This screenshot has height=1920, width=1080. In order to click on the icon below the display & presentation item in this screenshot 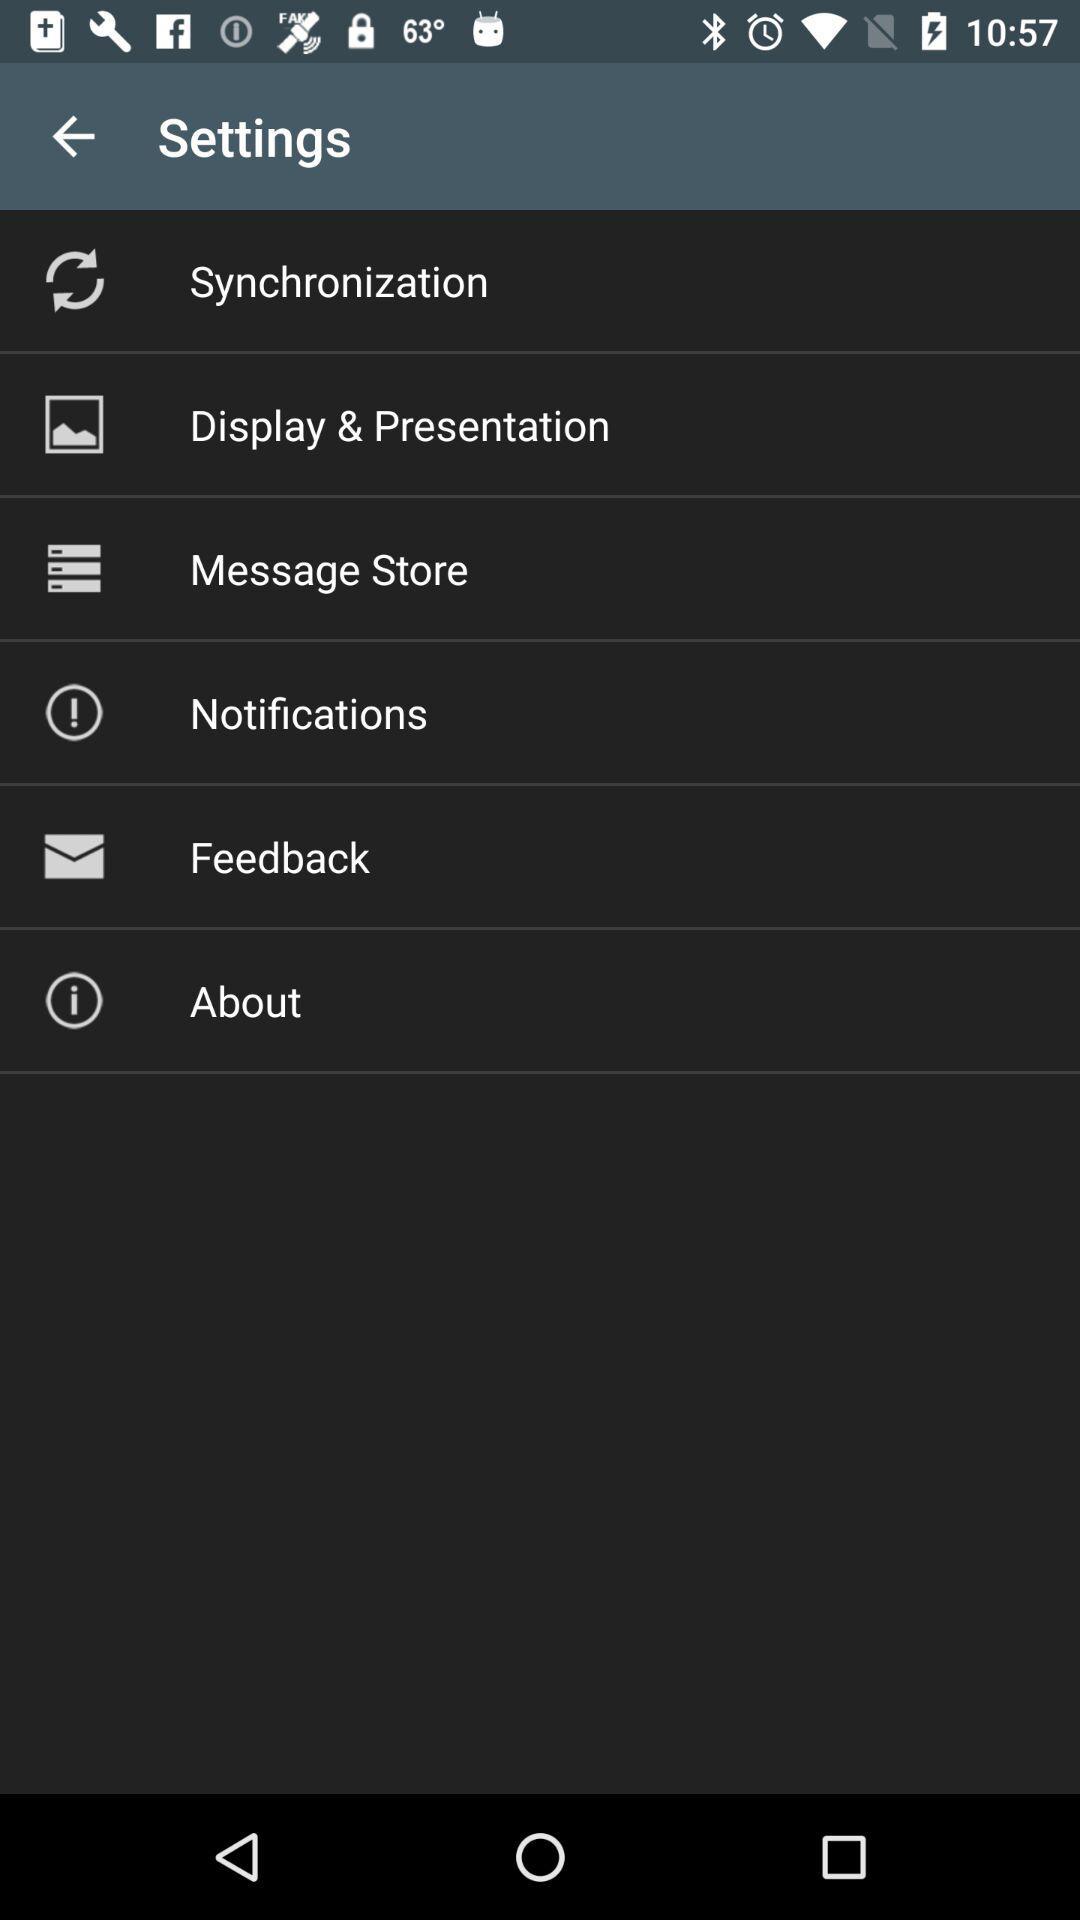, I will do `click(328, 567)`.